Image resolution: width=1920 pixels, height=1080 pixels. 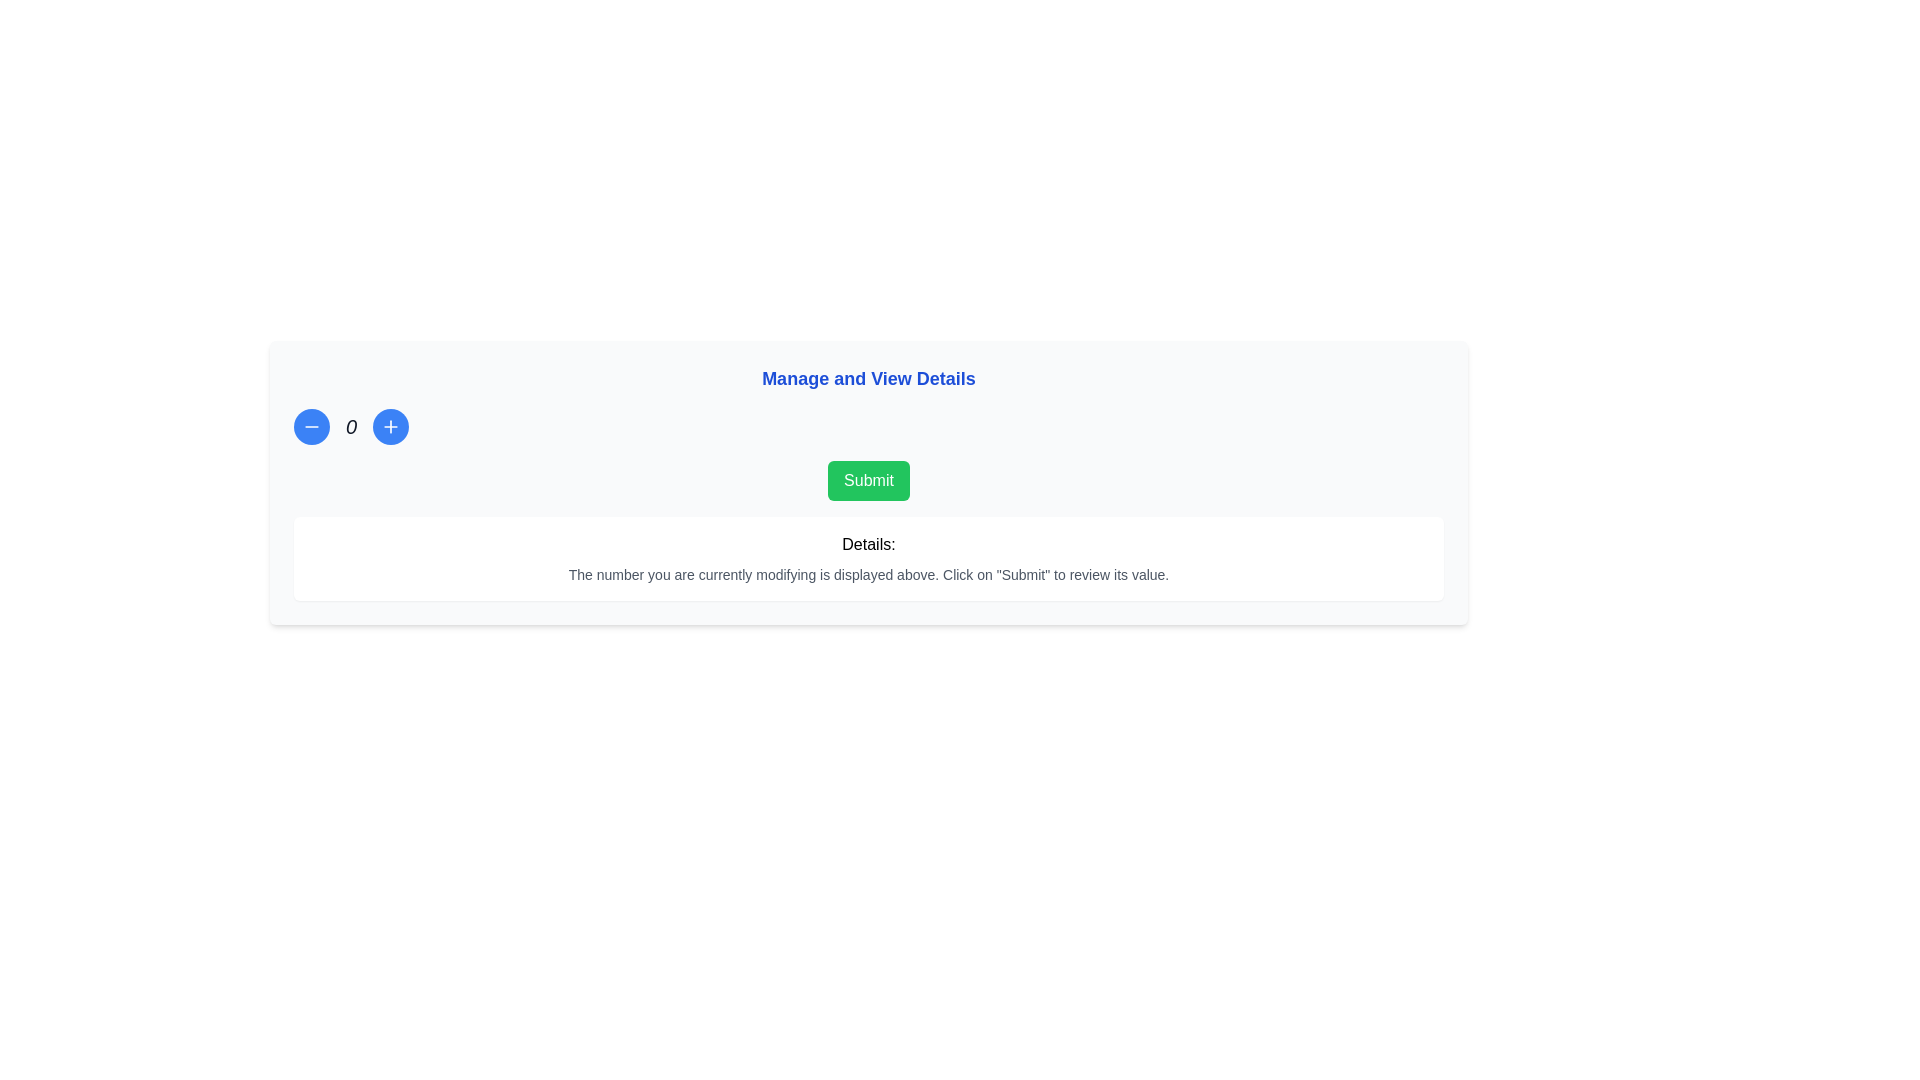 What do you see at coordinates (311, 426) in the screenshot?
I see `the circular blue button with a white minus icon to decrement the value located to the left of the numeric value '0'` at bounding box center [311, 426].